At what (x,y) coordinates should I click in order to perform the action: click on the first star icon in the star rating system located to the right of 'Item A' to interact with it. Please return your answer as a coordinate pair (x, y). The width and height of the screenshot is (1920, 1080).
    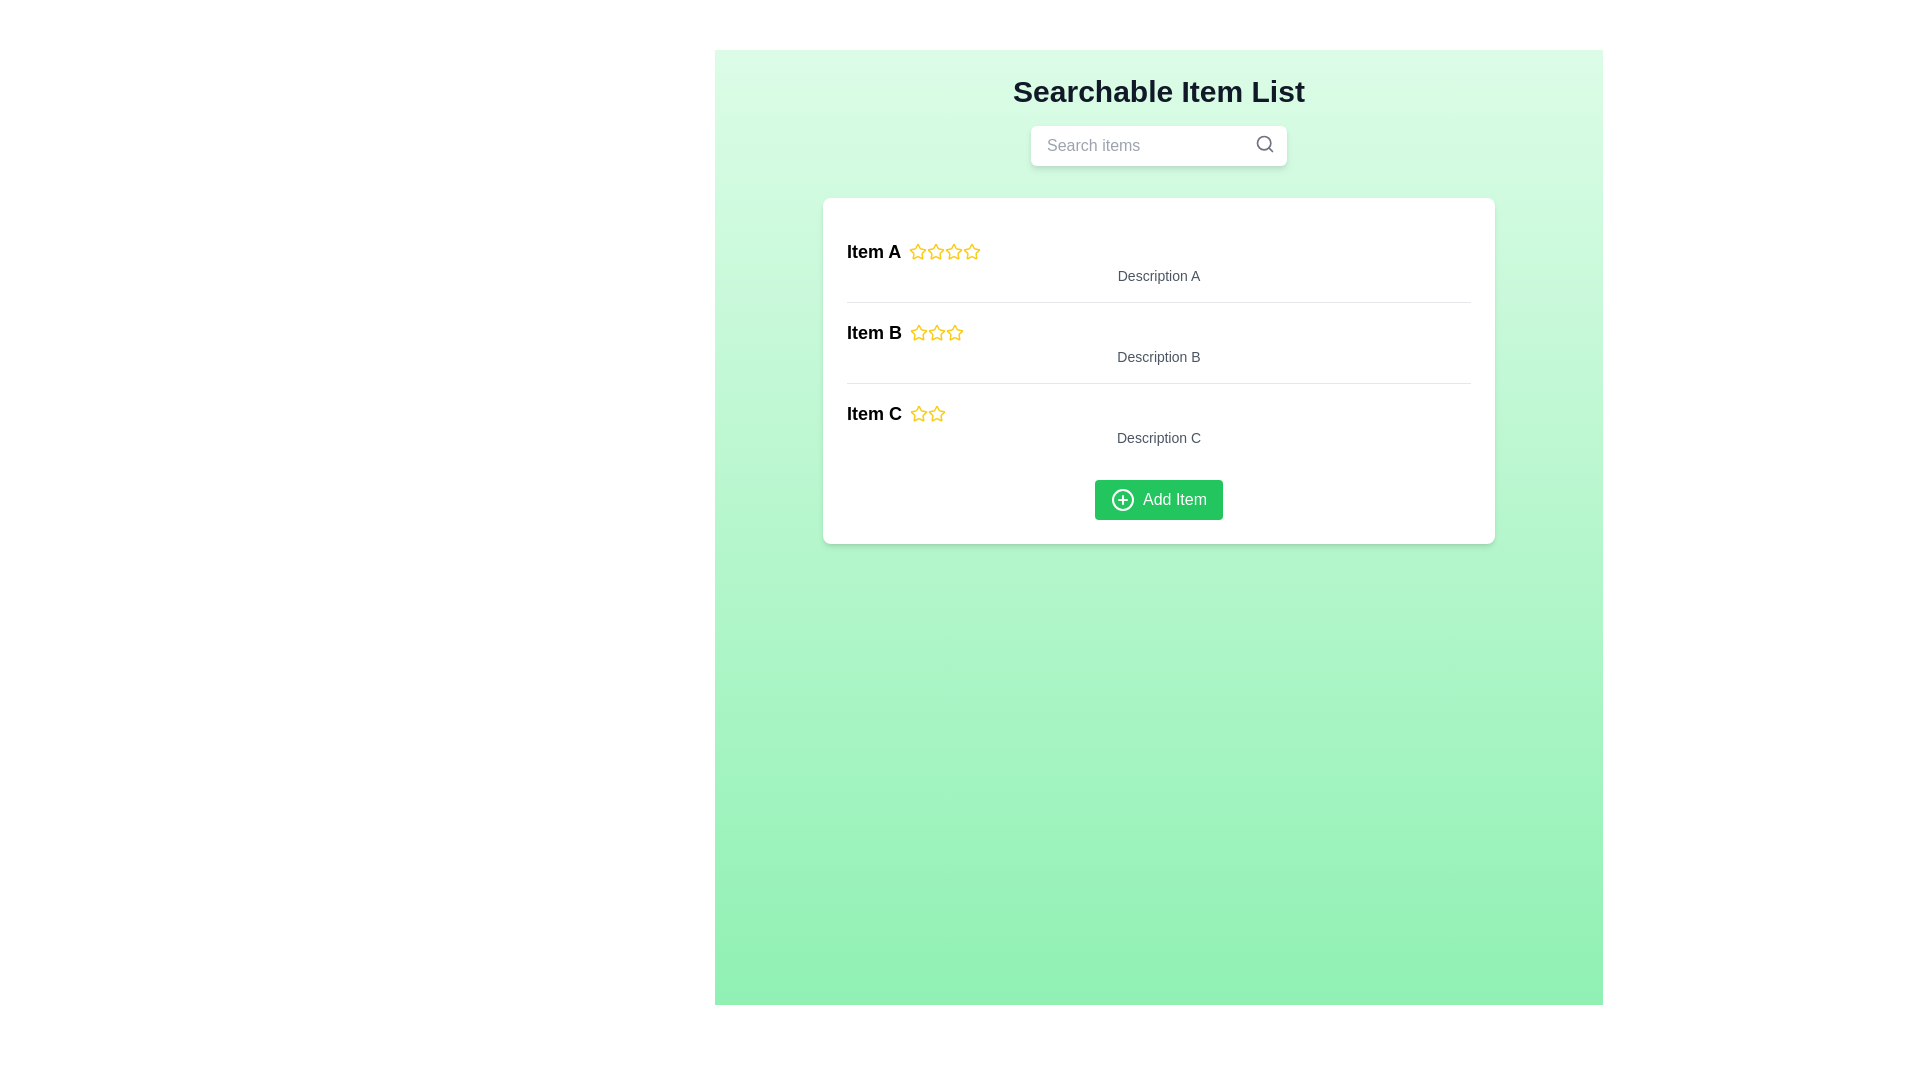
    Looking at the image, I should click on (916, 249).